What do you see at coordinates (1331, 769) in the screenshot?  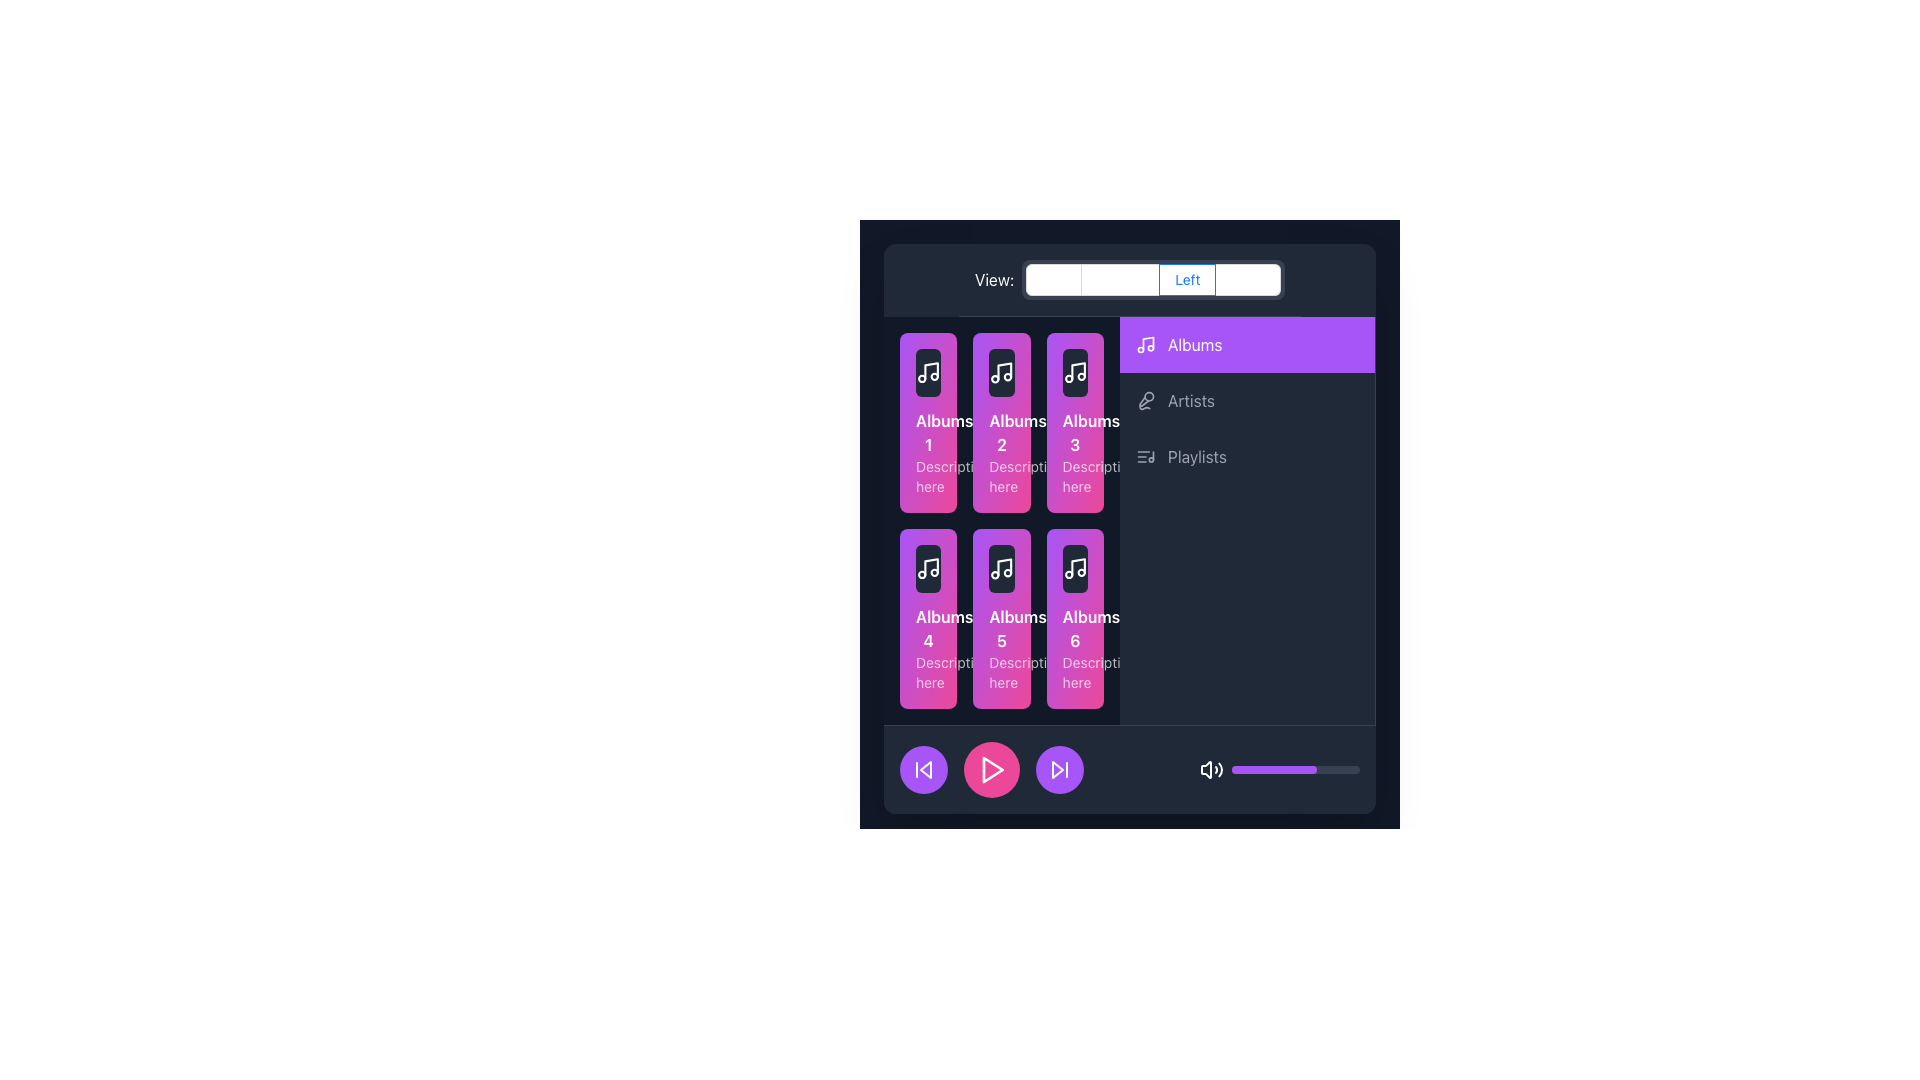 I see `the volume level` at bounding box center [1331, 769].